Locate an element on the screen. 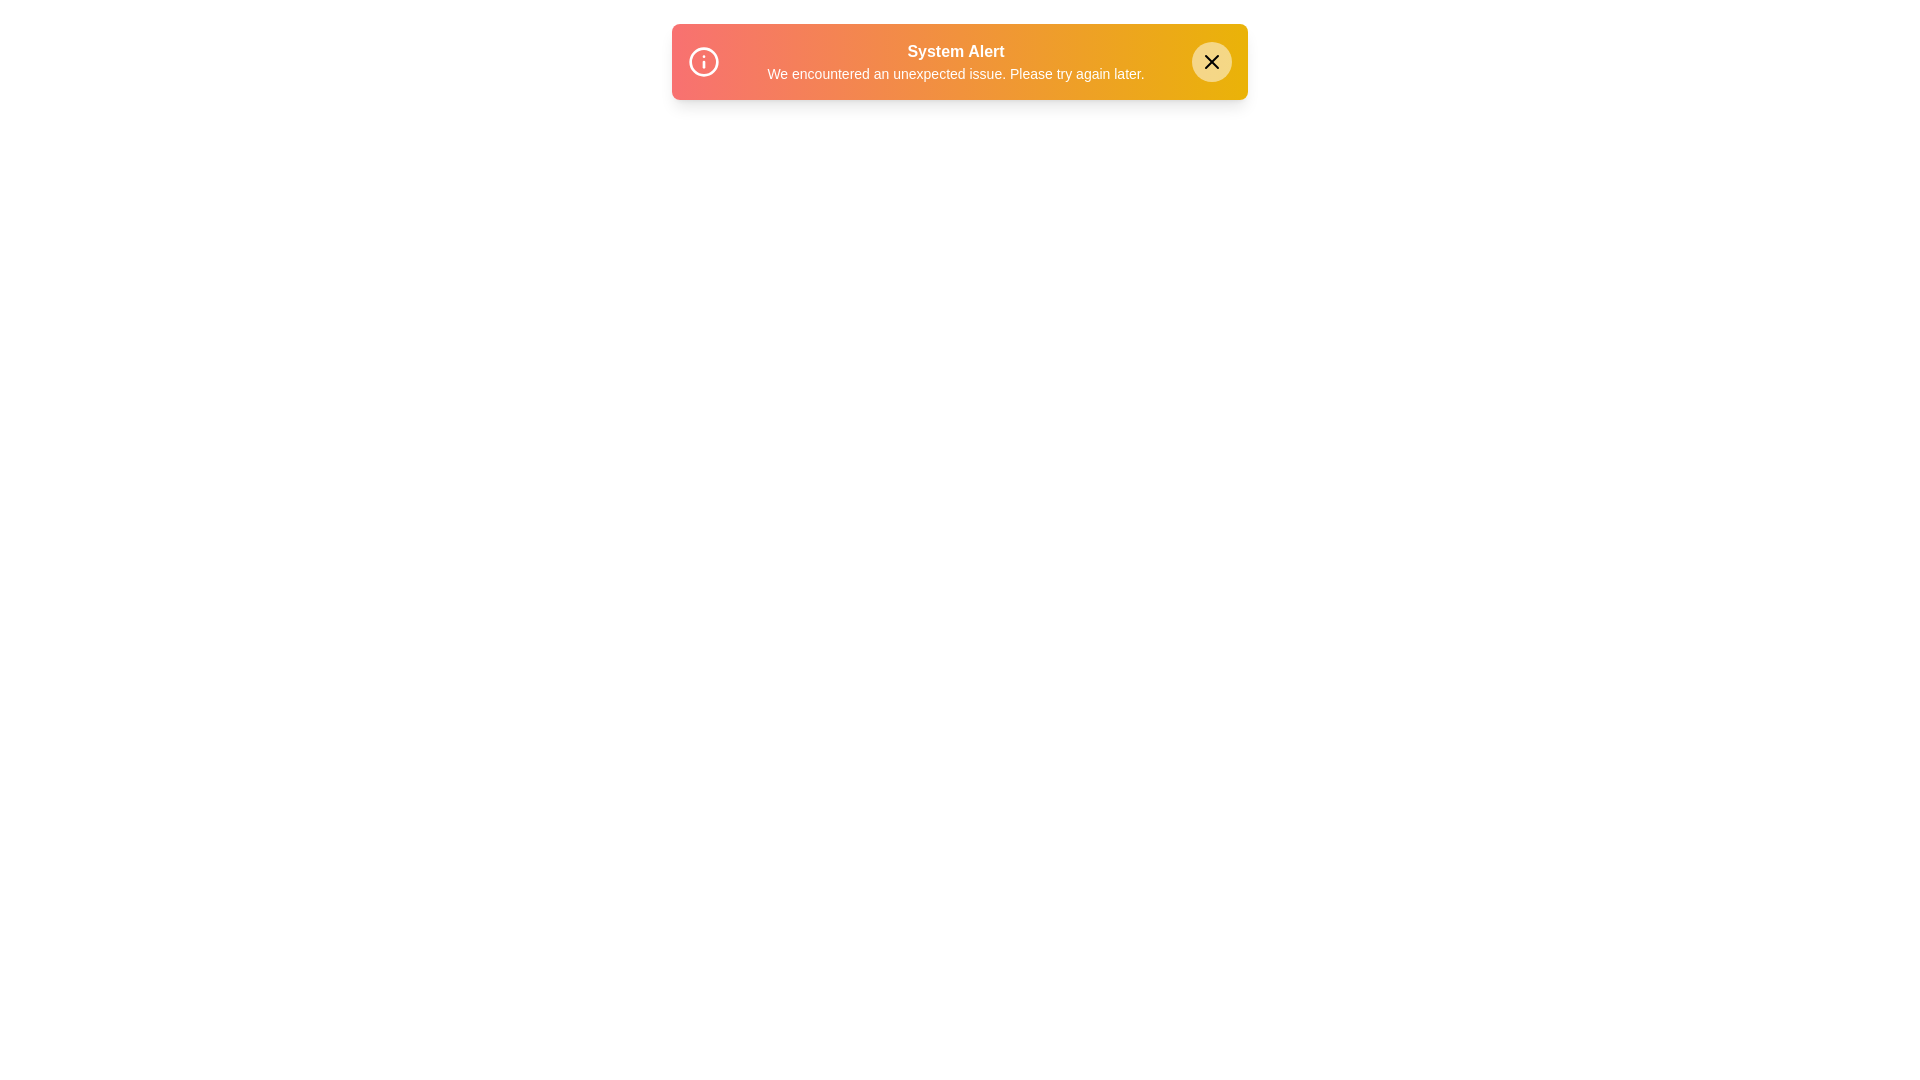 This screenshot has height=1080, width=1920. the close button of the snackbar to dismiss it is located at coordinates (1210, 60).